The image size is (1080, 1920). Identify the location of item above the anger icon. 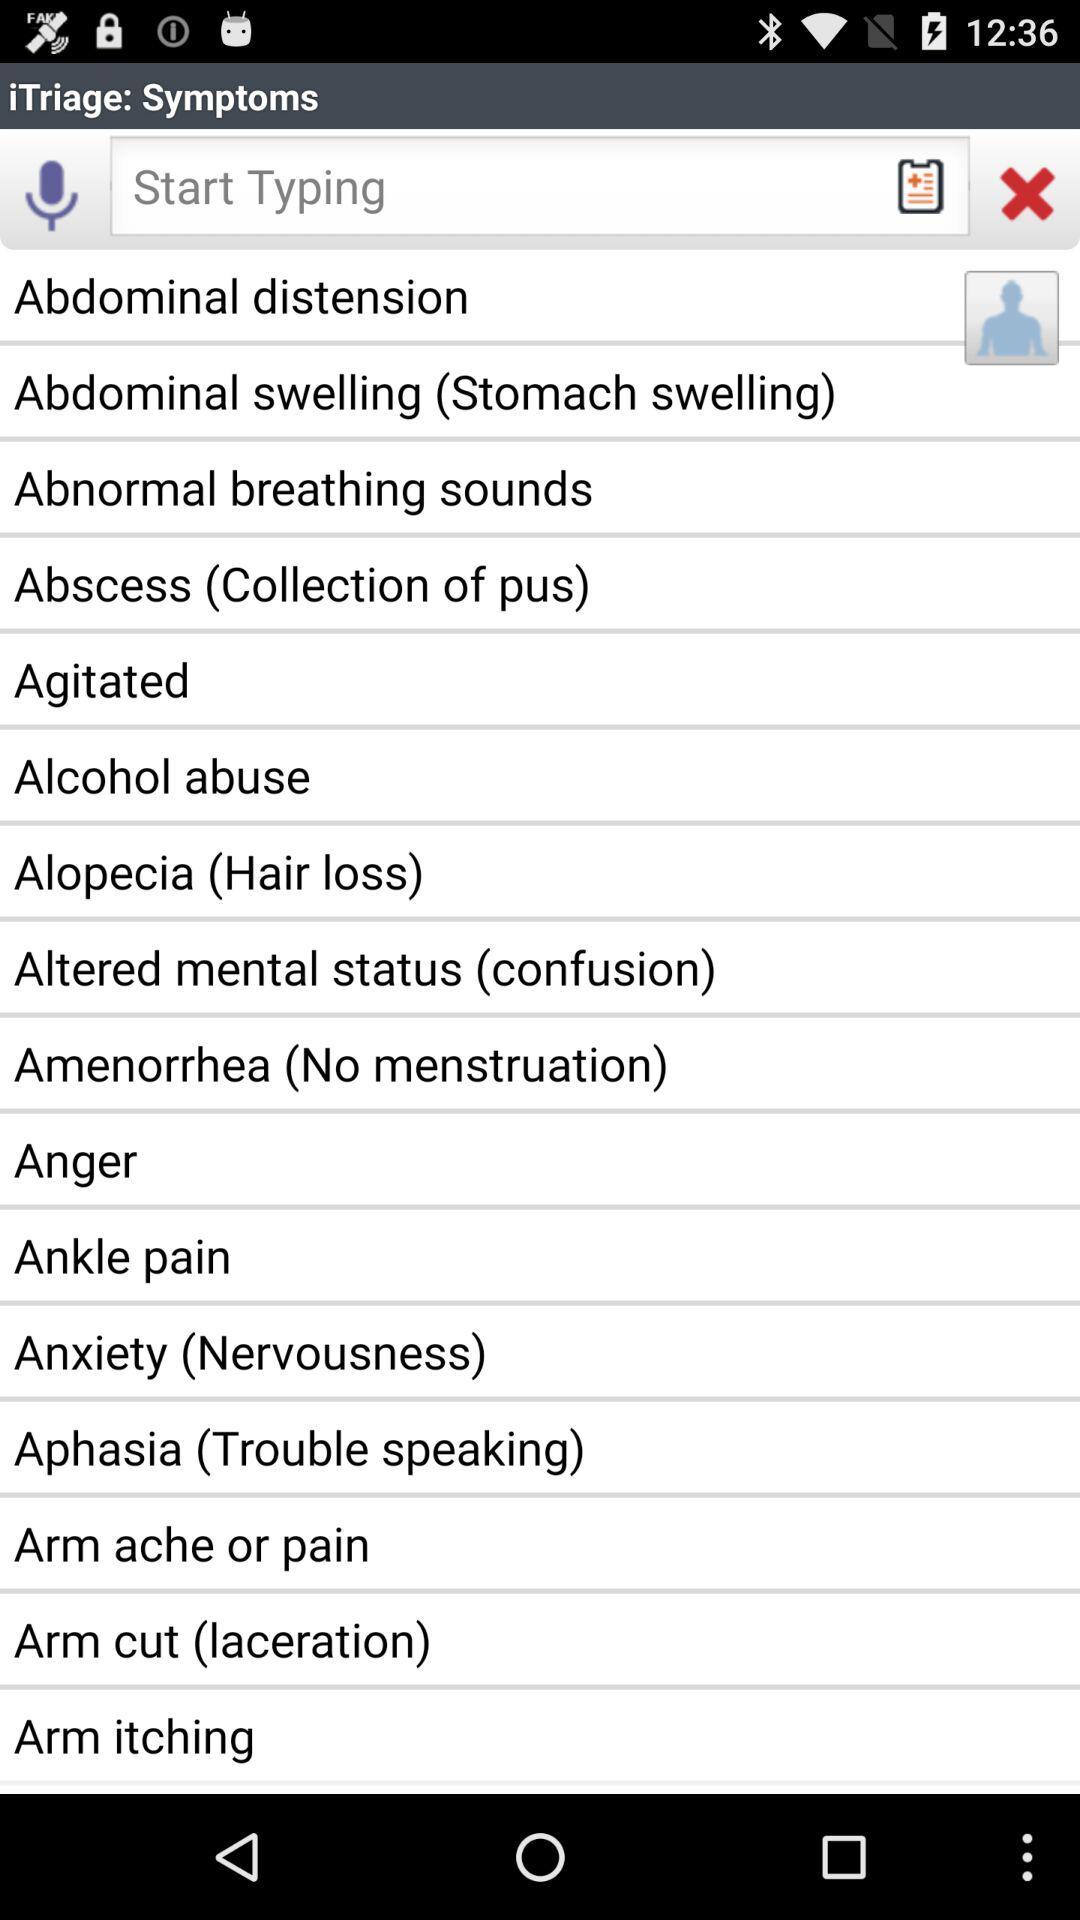
(540, 1062).